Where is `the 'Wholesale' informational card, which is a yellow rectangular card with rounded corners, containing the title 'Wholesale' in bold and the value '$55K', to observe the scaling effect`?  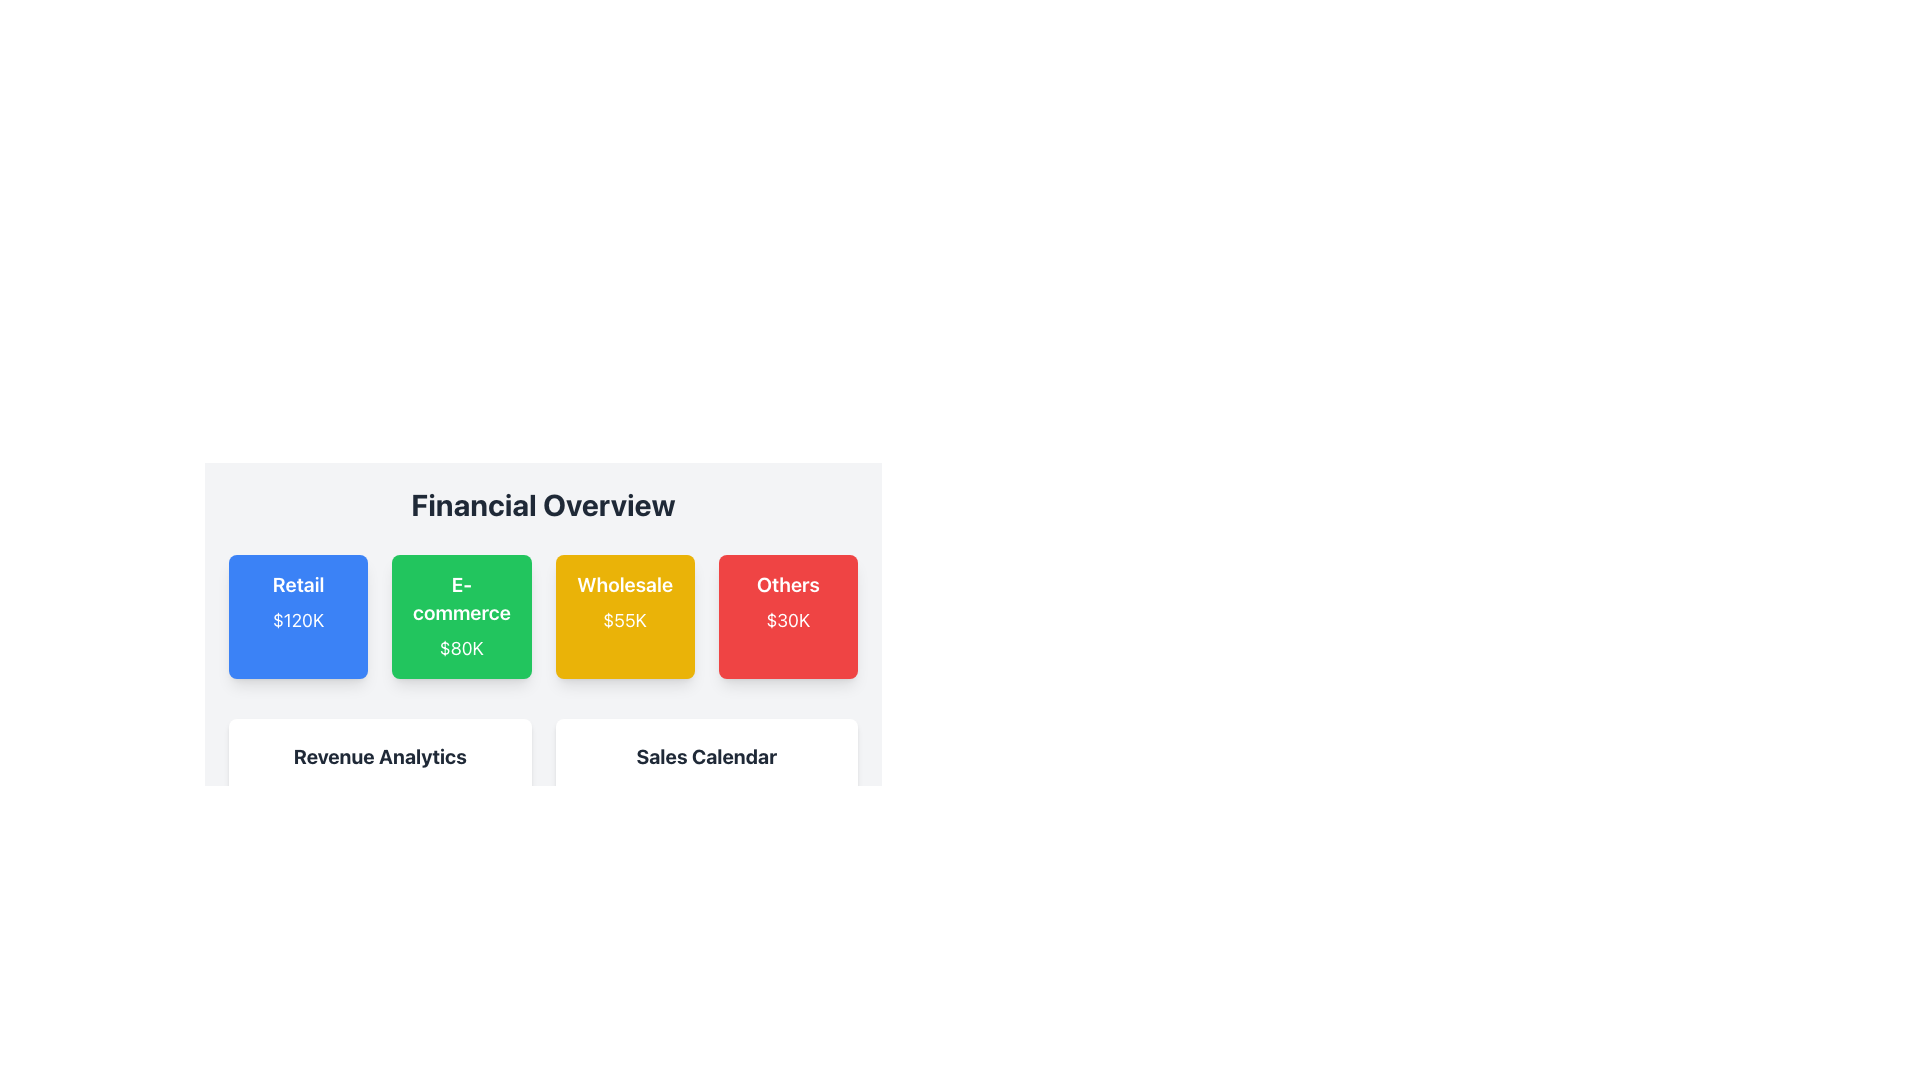
the 'Wholesale' informational card, which is a yellow rectangular card with rounded corners, containing the title 'Wholesale' in bold and the value '$55K', to observe the scaling effect is located at coordinates (624, 616).